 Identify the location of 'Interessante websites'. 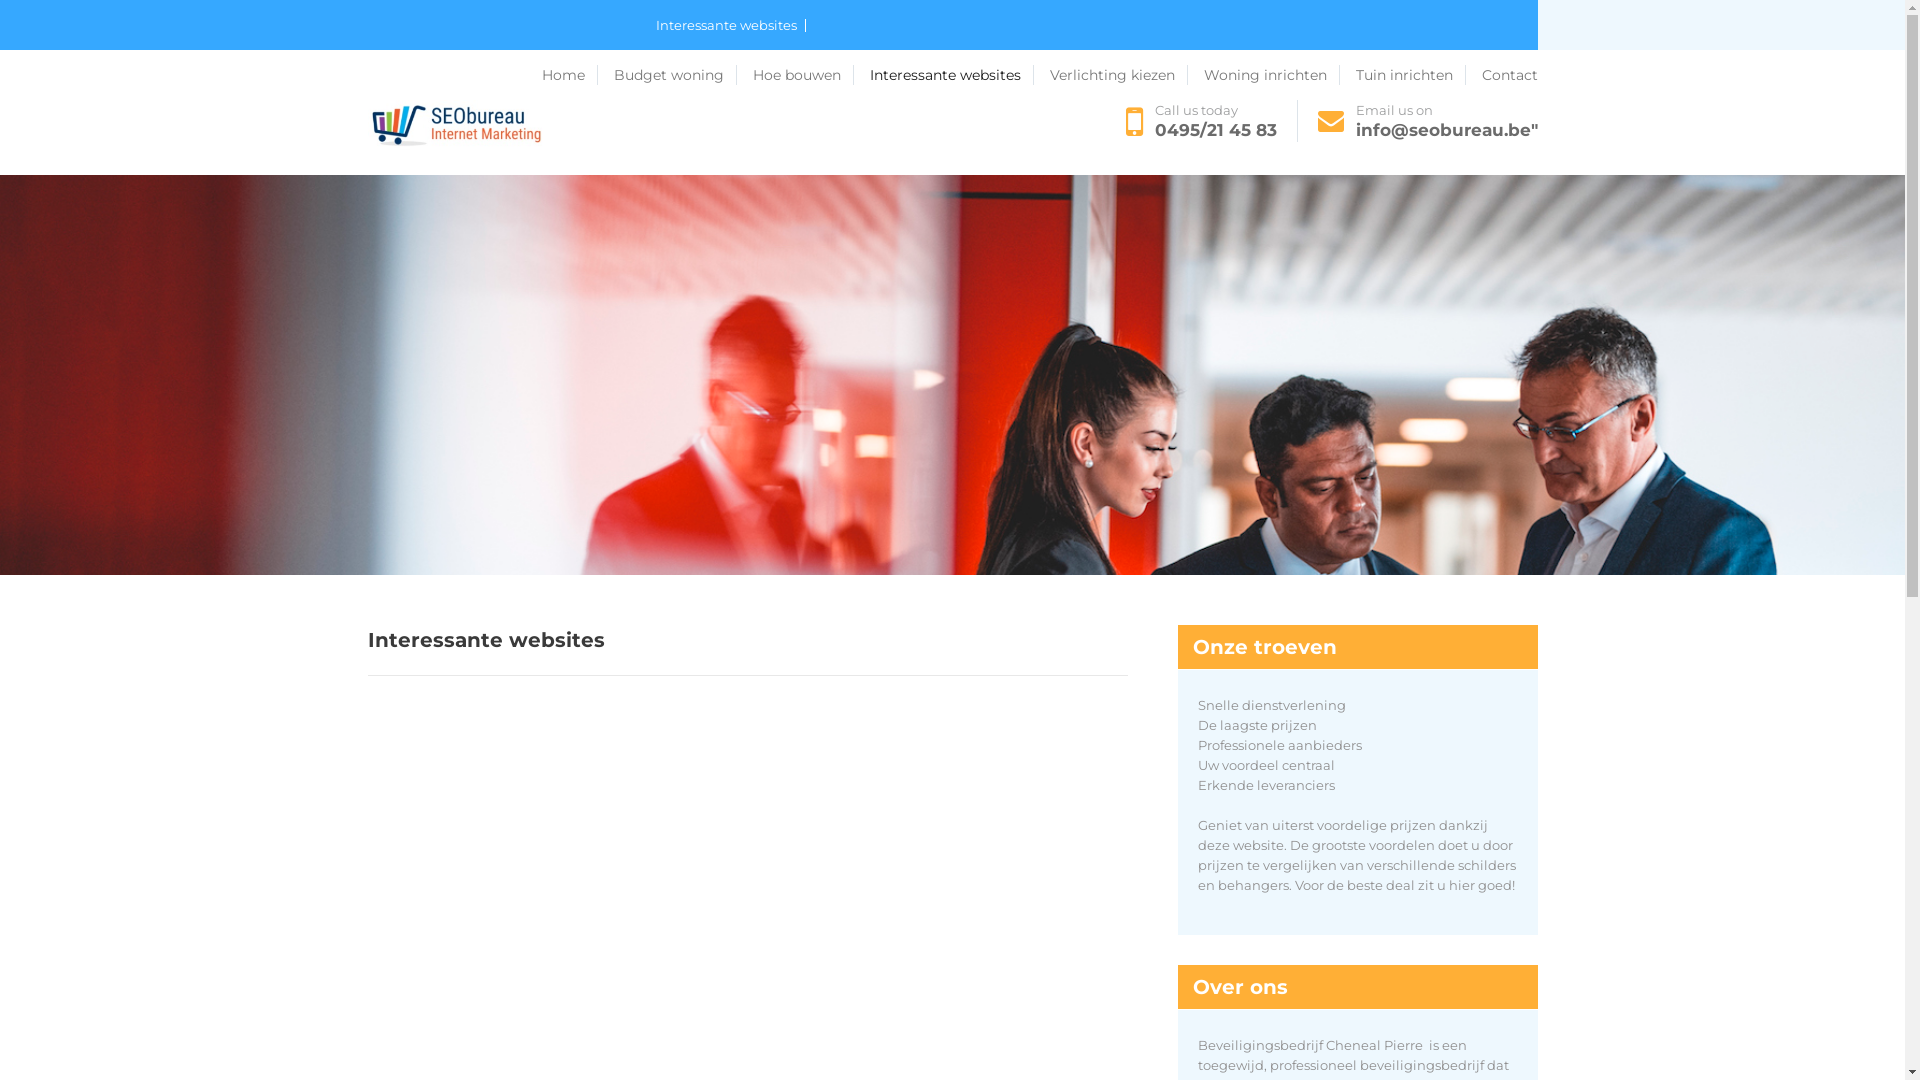
(656, 25).